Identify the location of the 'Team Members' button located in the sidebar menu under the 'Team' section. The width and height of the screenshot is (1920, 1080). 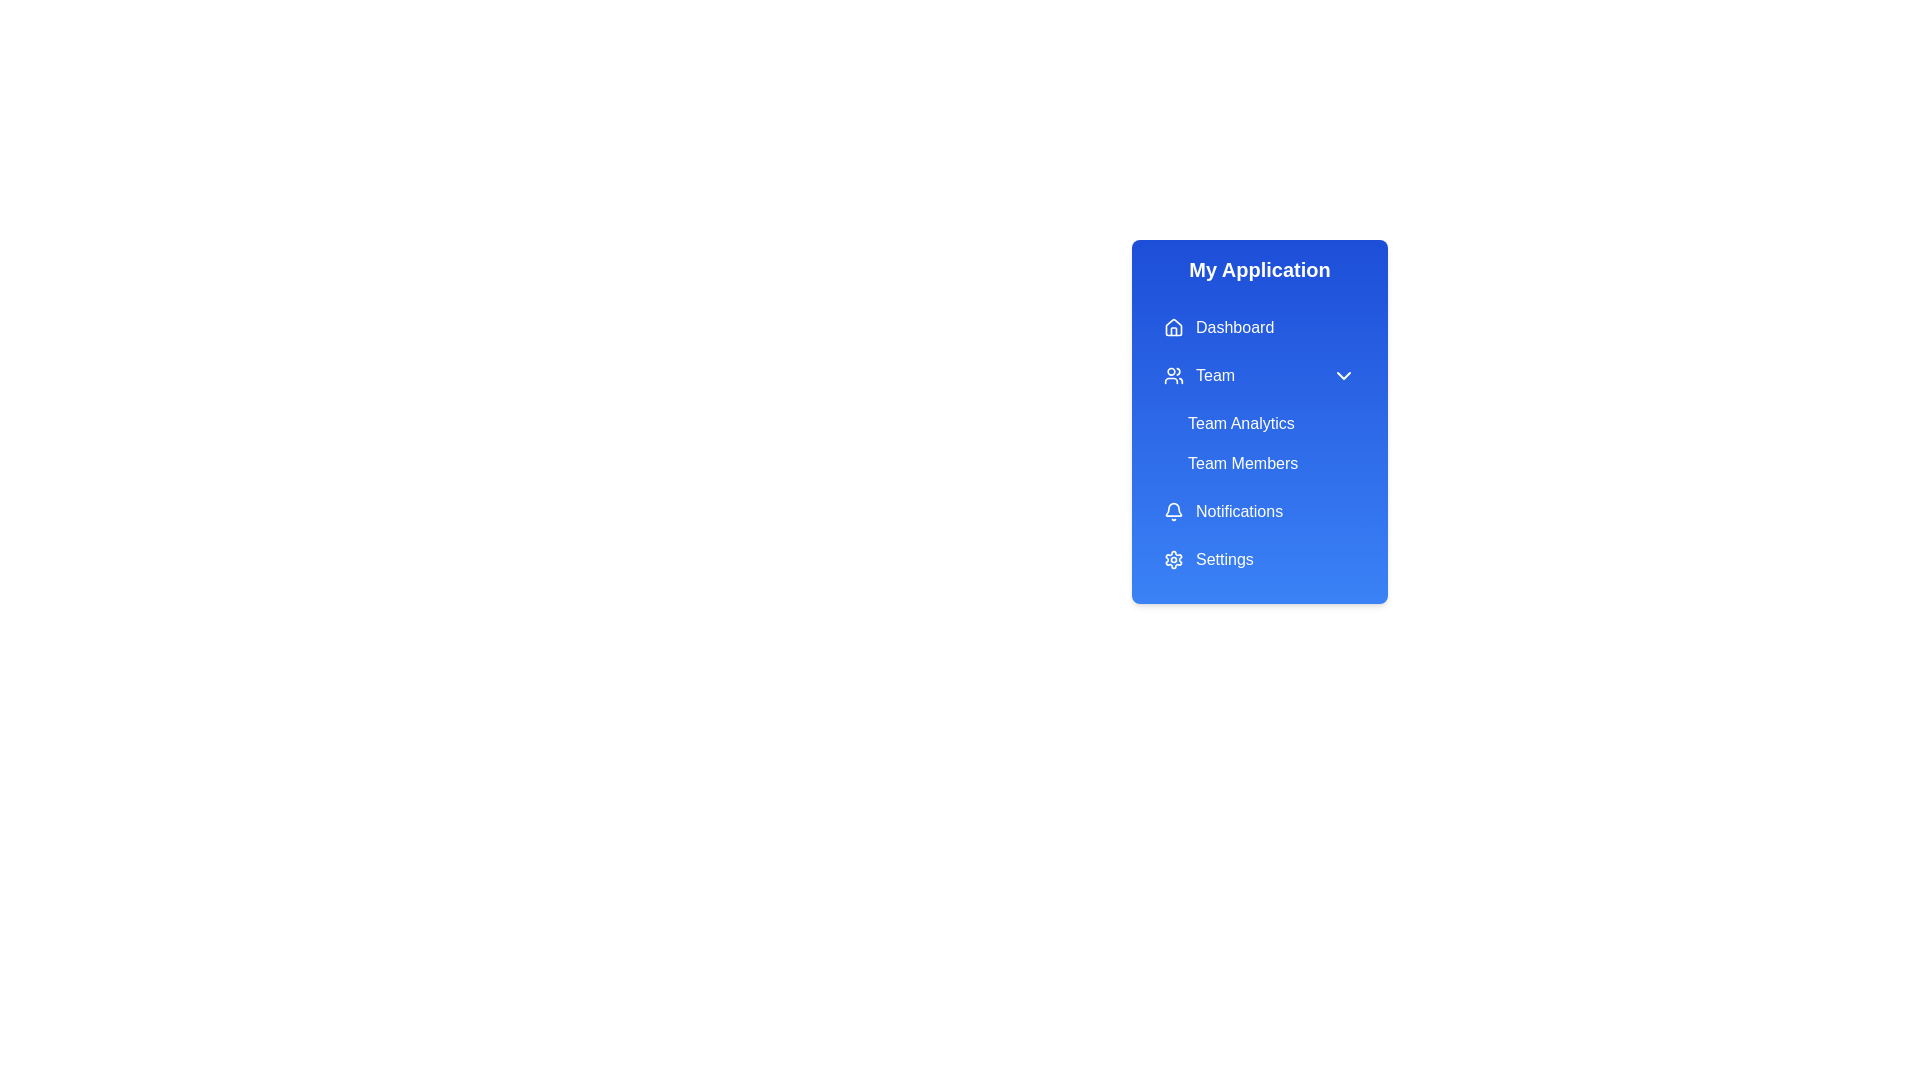
(1271, 463).